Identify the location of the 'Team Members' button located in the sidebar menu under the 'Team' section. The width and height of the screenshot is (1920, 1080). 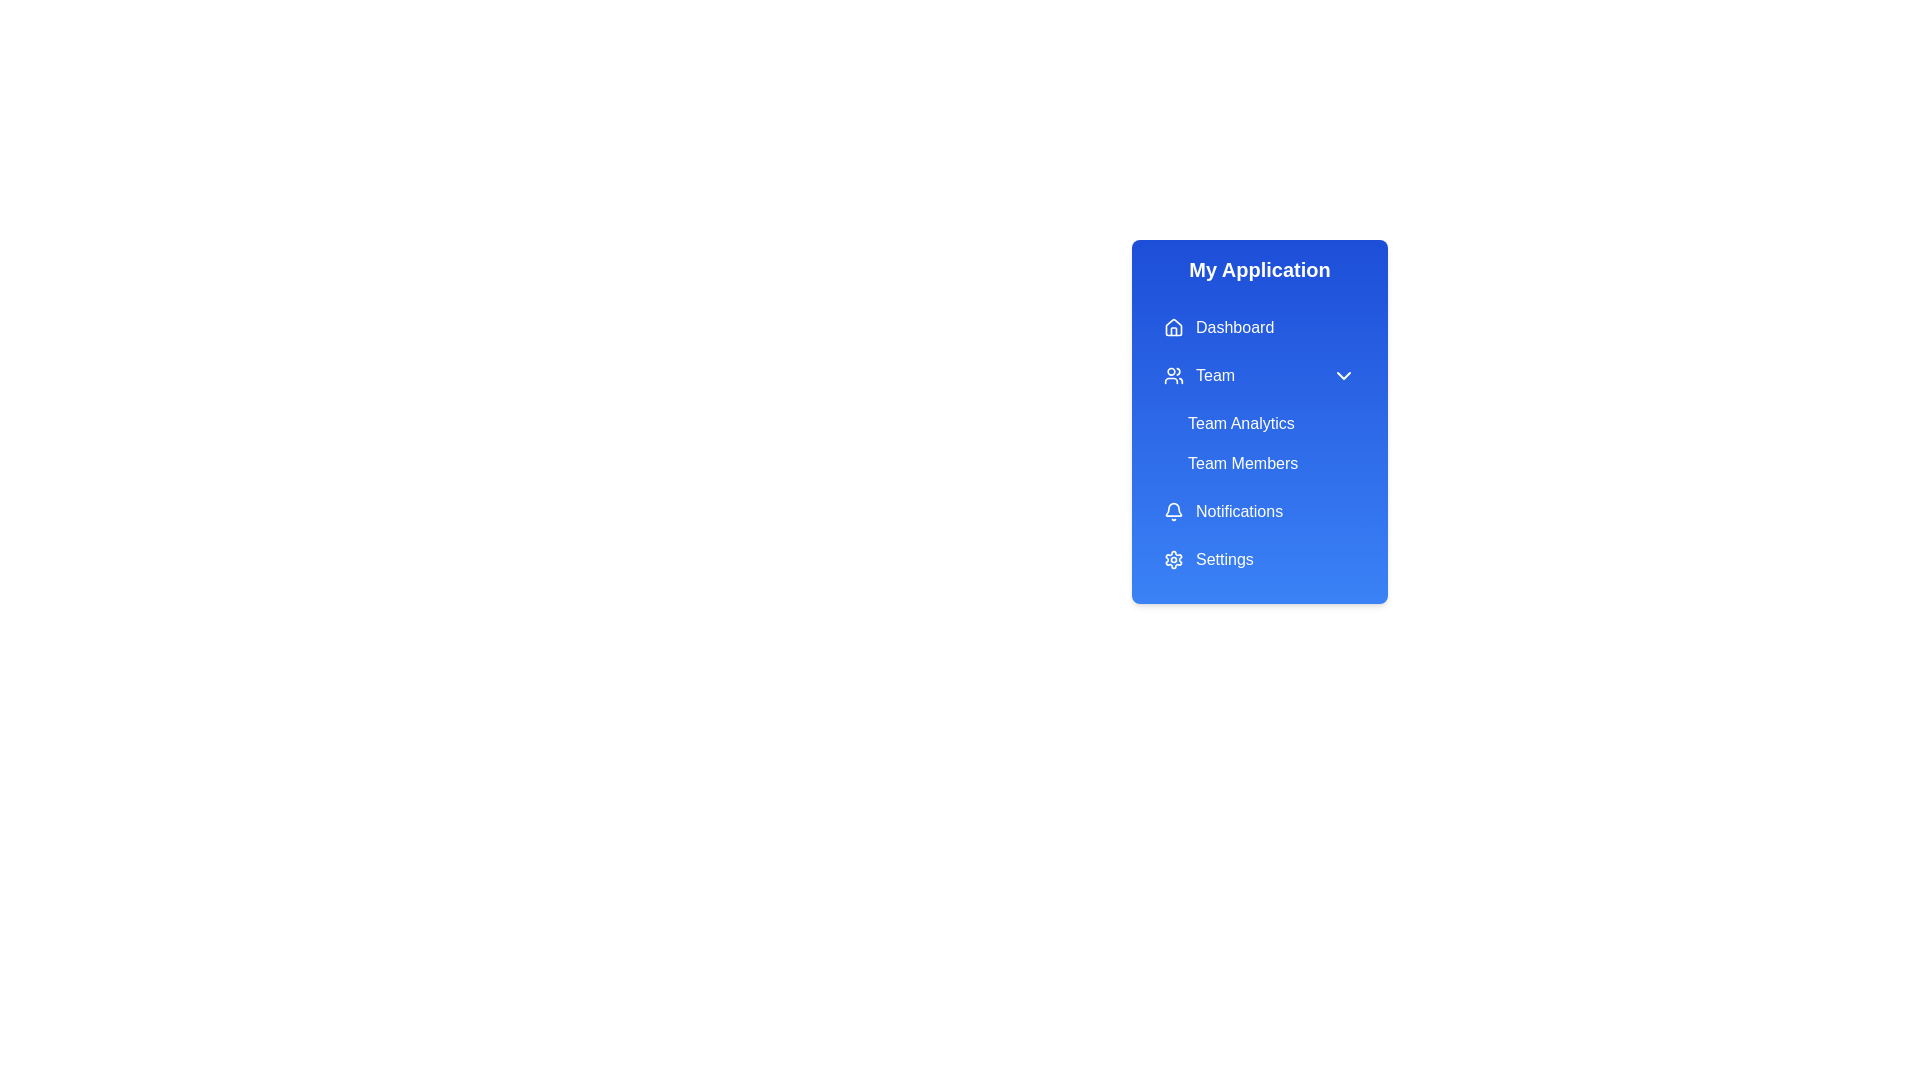
(1271, 463).